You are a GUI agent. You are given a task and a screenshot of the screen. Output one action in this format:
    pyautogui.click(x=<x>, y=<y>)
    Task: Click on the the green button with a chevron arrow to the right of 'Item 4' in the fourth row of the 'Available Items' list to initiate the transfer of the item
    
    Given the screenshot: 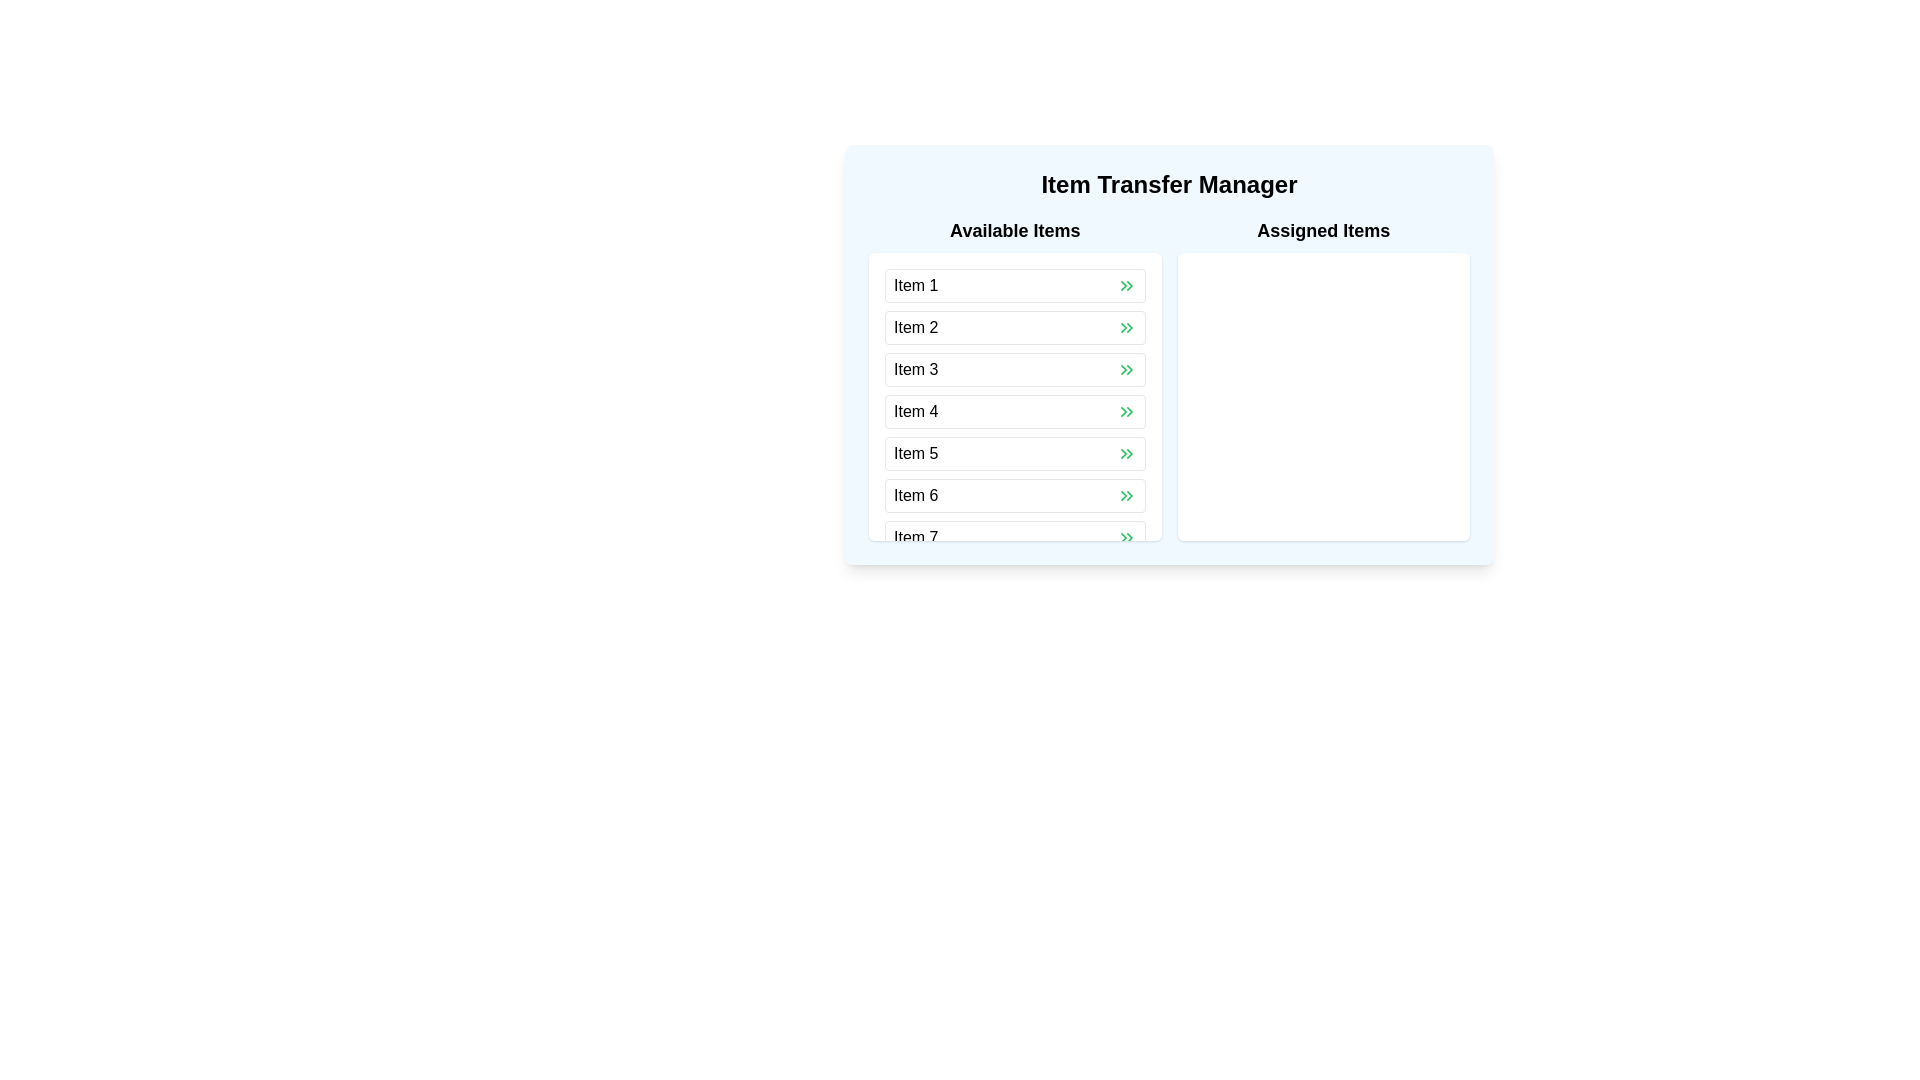 What is the action you would take?
    pyautogui.click(x=1126, y=411)
    